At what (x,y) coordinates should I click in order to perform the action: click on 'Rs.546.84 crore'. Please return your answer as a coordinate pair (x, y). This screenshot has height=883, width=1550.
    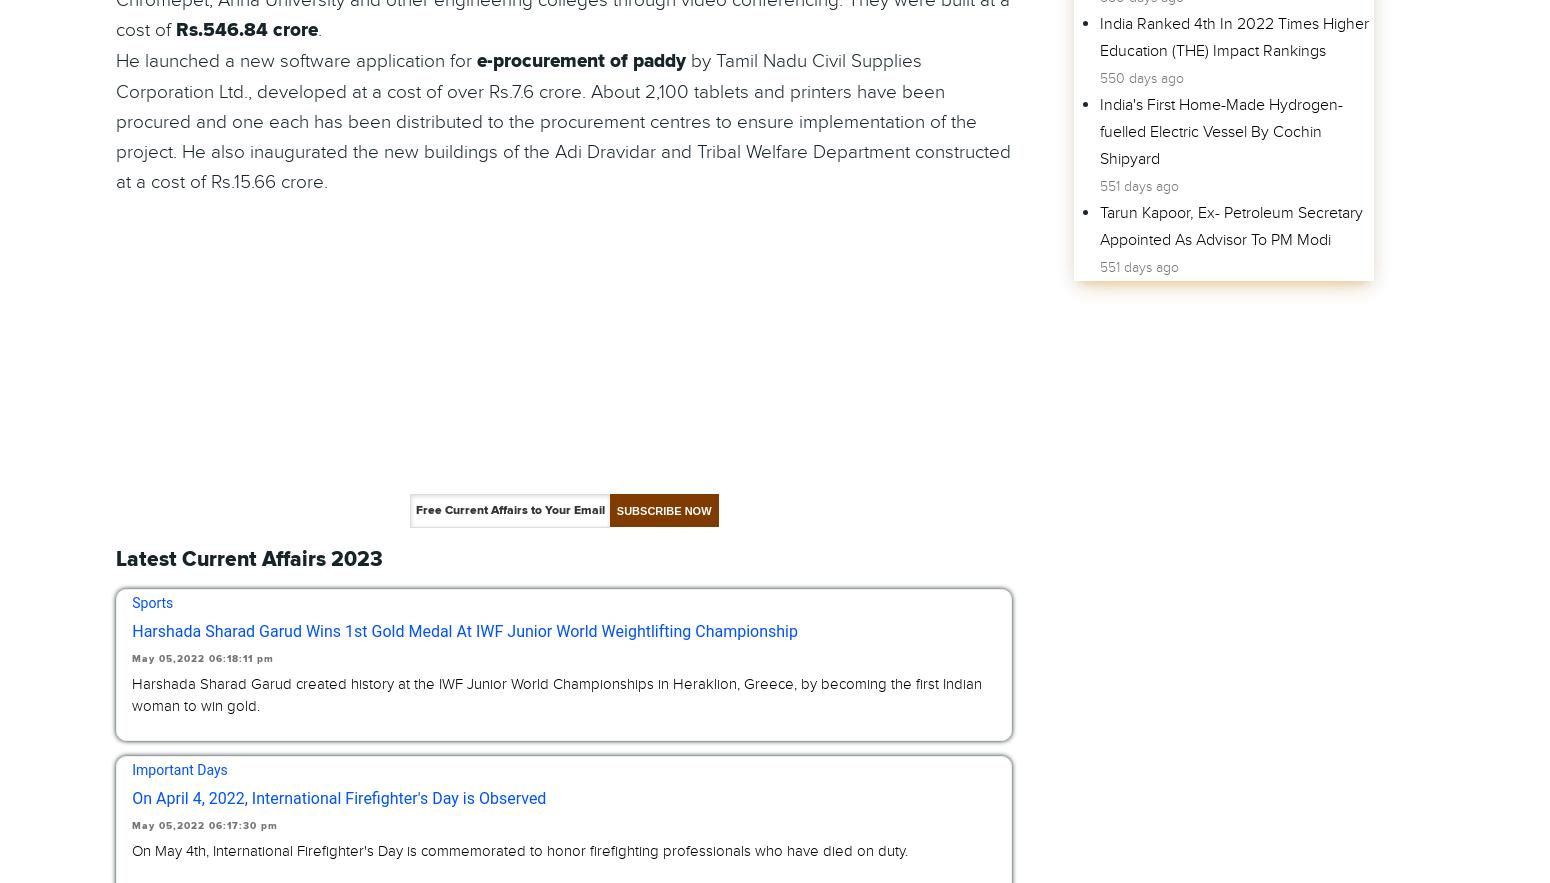
    Looking at the image, I should click on (247, 30).